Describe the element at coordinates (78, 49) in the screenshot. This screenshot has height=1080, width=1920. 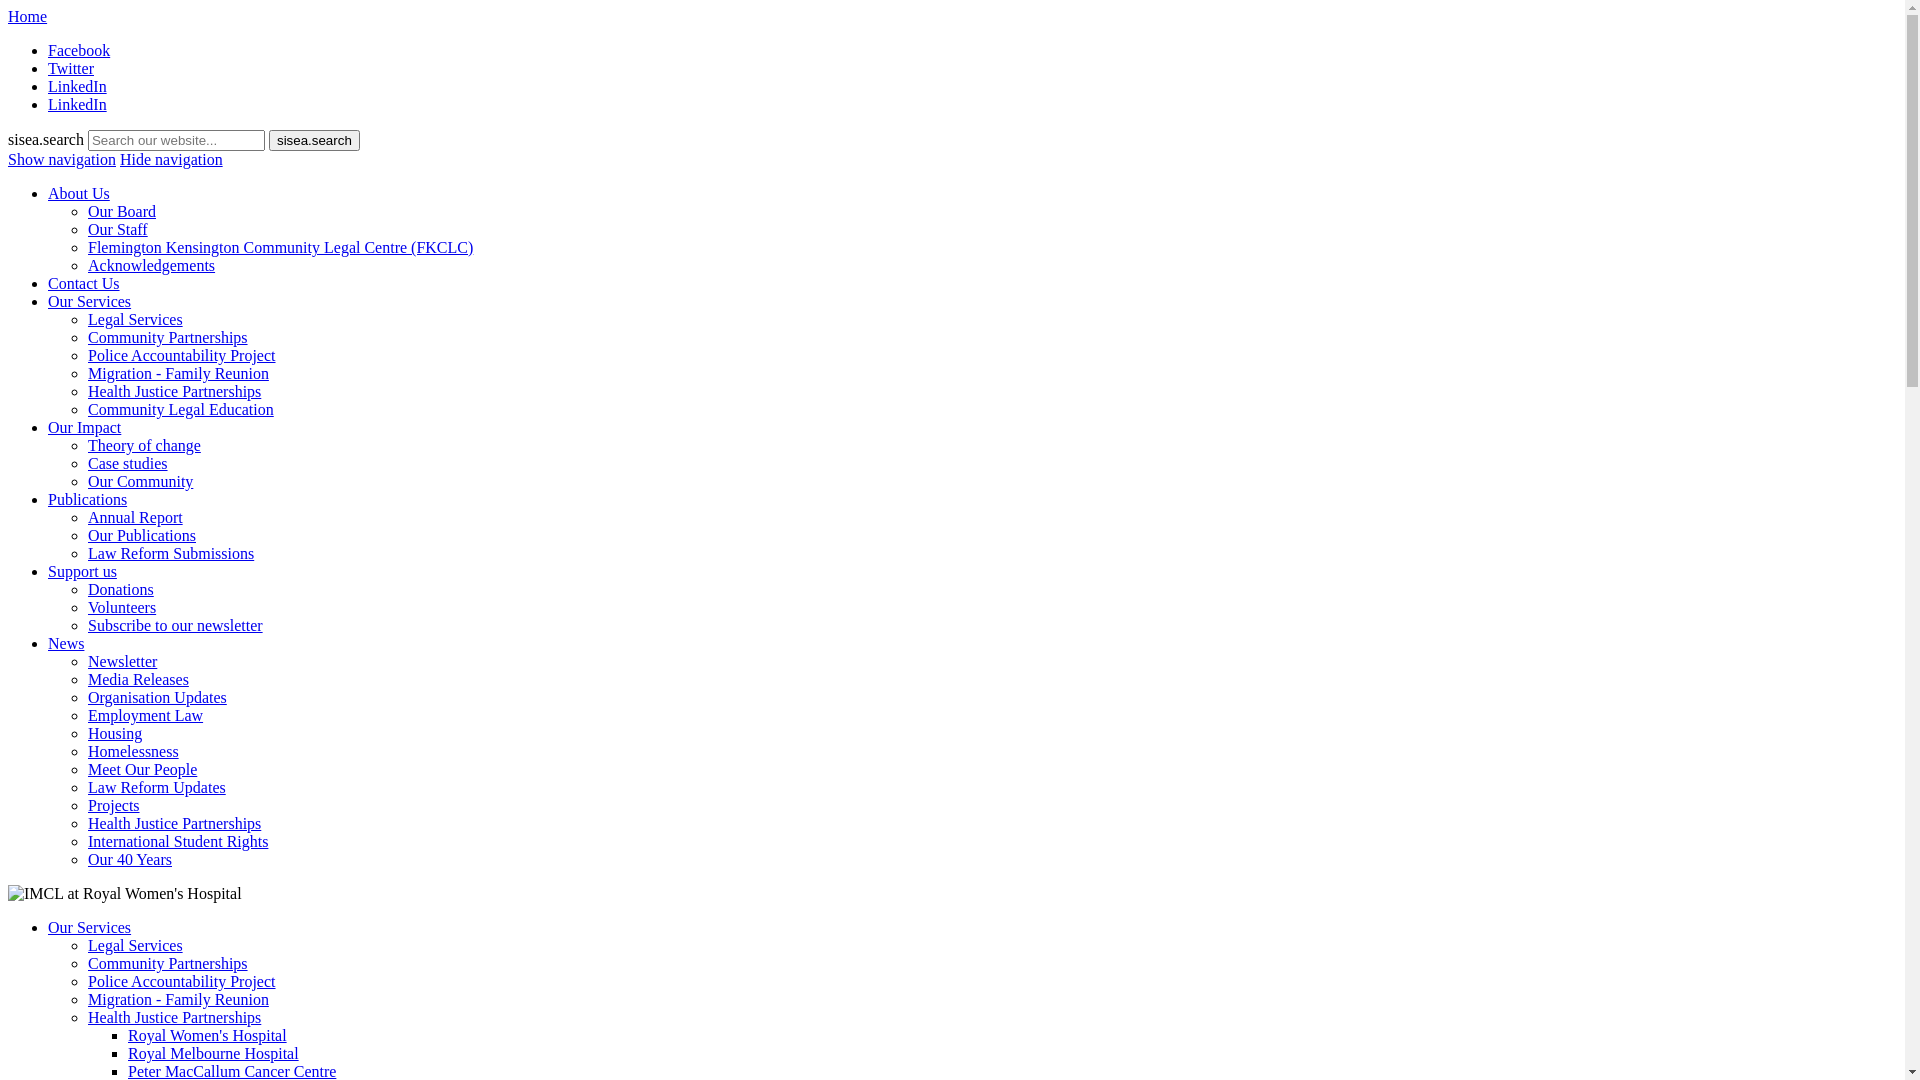
I see `'Facebook'` at that location.